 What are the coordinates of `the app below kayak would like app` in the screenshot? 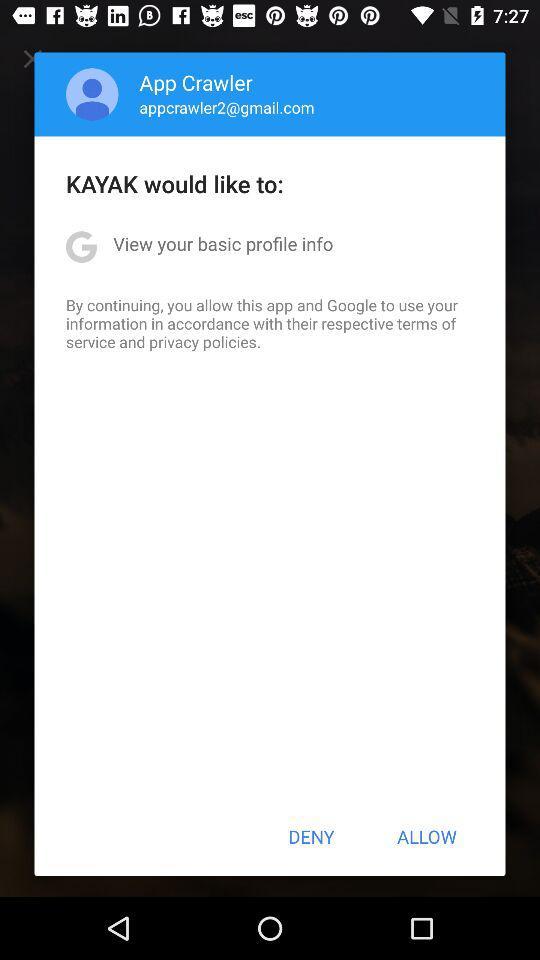 It's located at (222, 242).